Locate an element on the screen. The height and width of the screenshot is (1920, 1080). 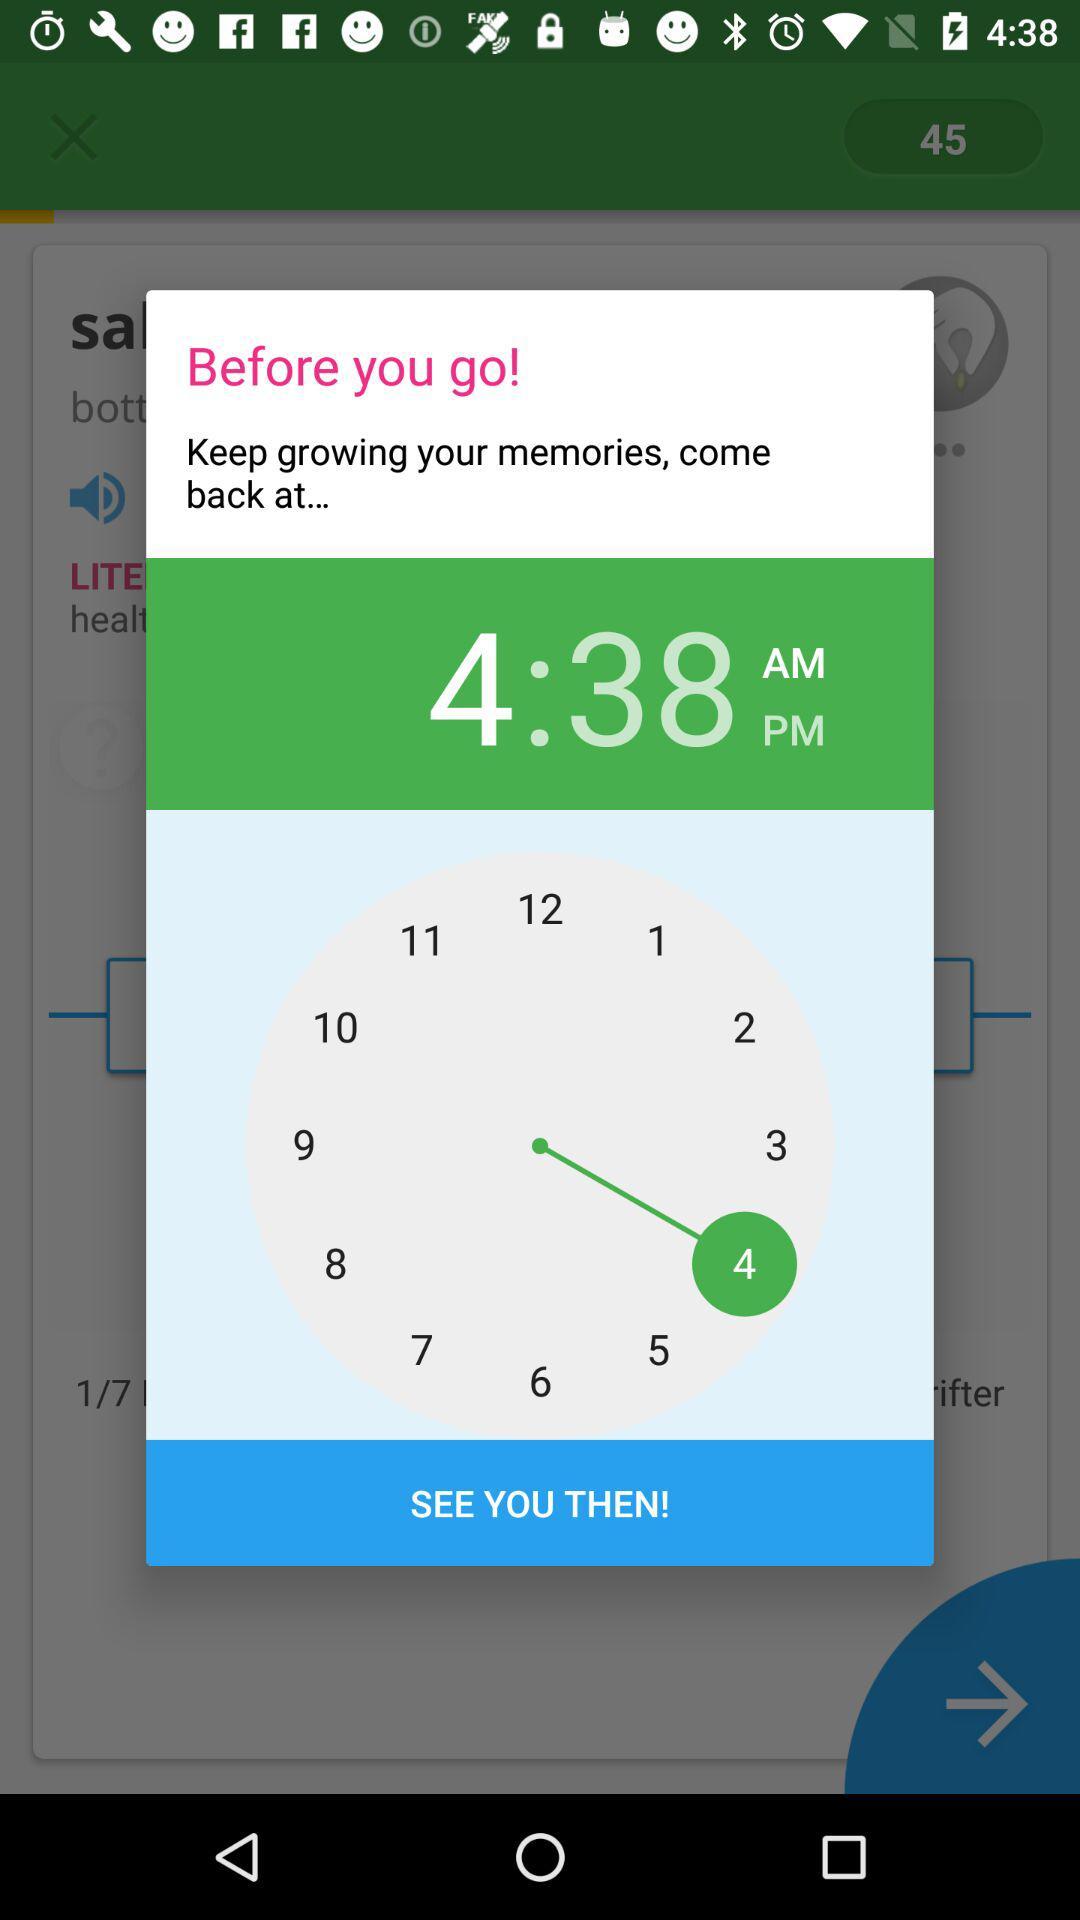
the icon next to am is located at coordinates (652, 683).